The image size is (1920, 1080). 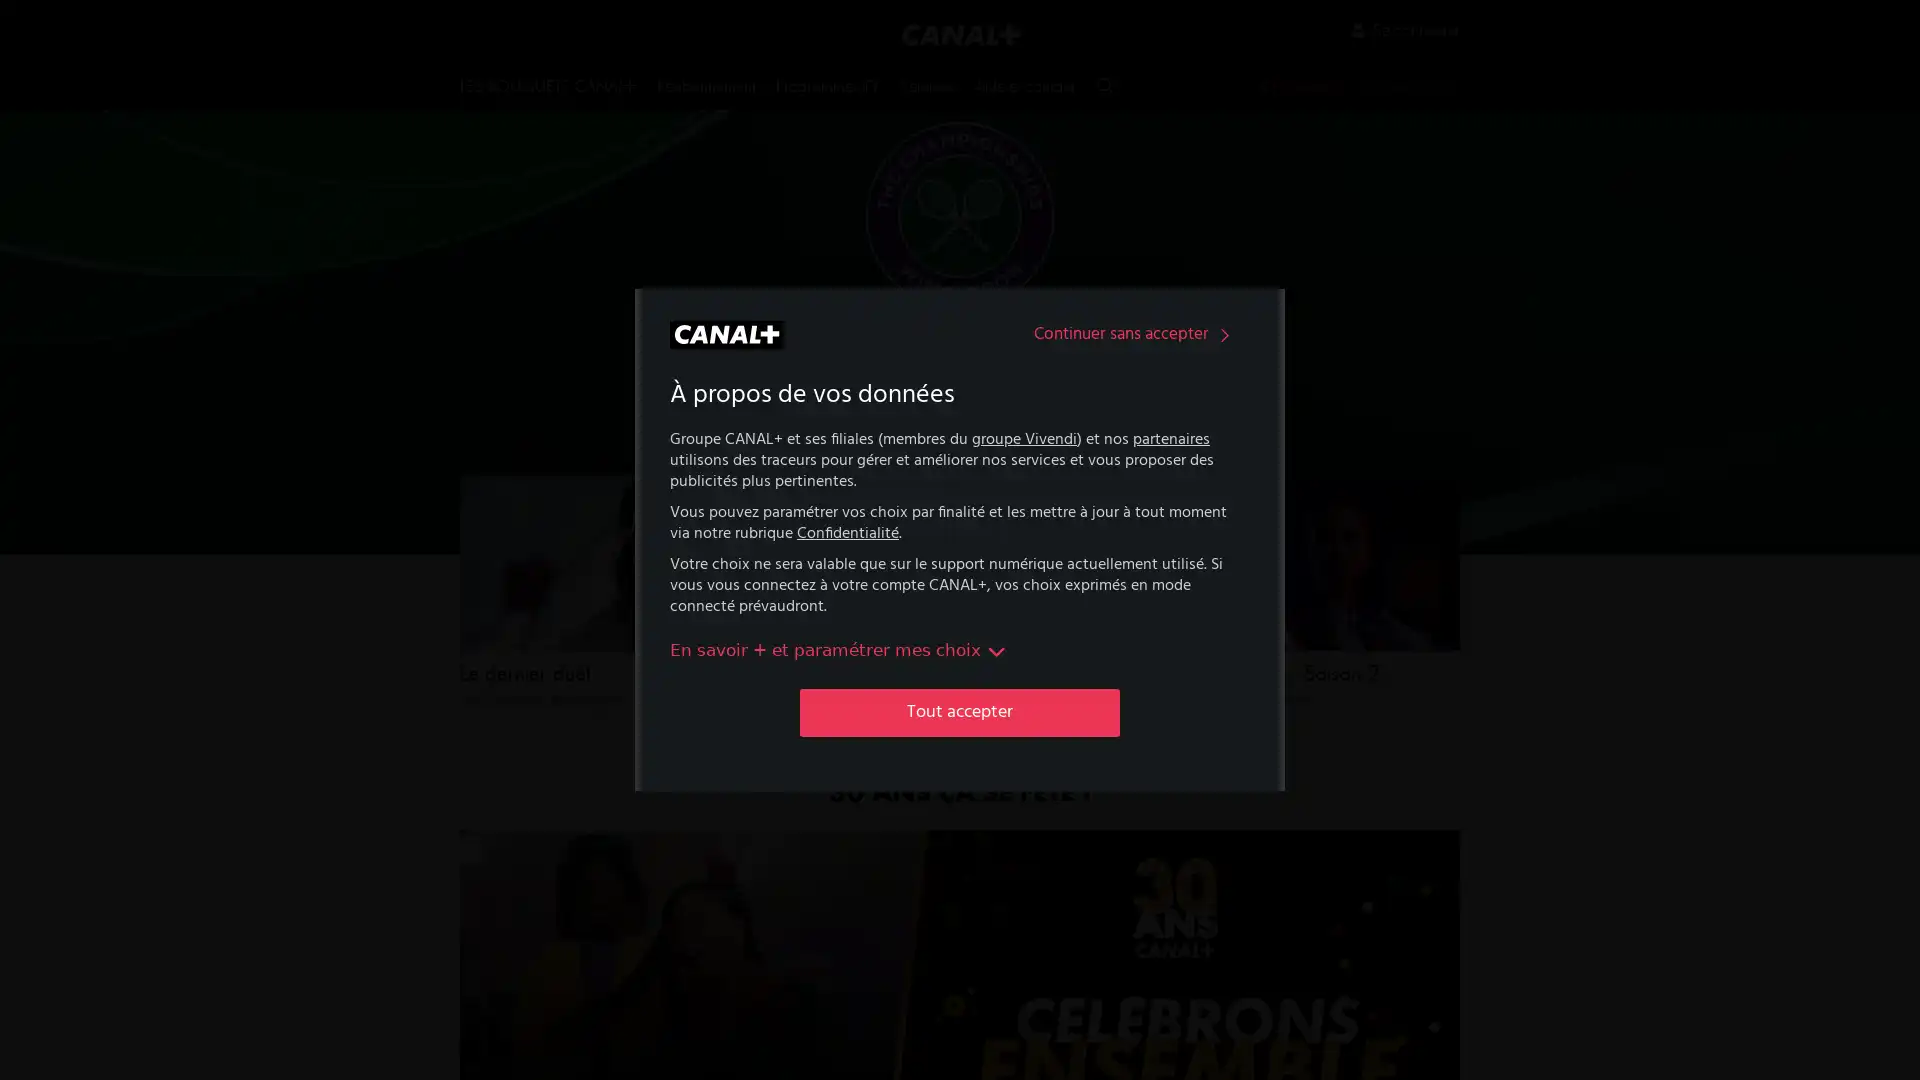 I want to click on Mali, so click(x=960, y=674).